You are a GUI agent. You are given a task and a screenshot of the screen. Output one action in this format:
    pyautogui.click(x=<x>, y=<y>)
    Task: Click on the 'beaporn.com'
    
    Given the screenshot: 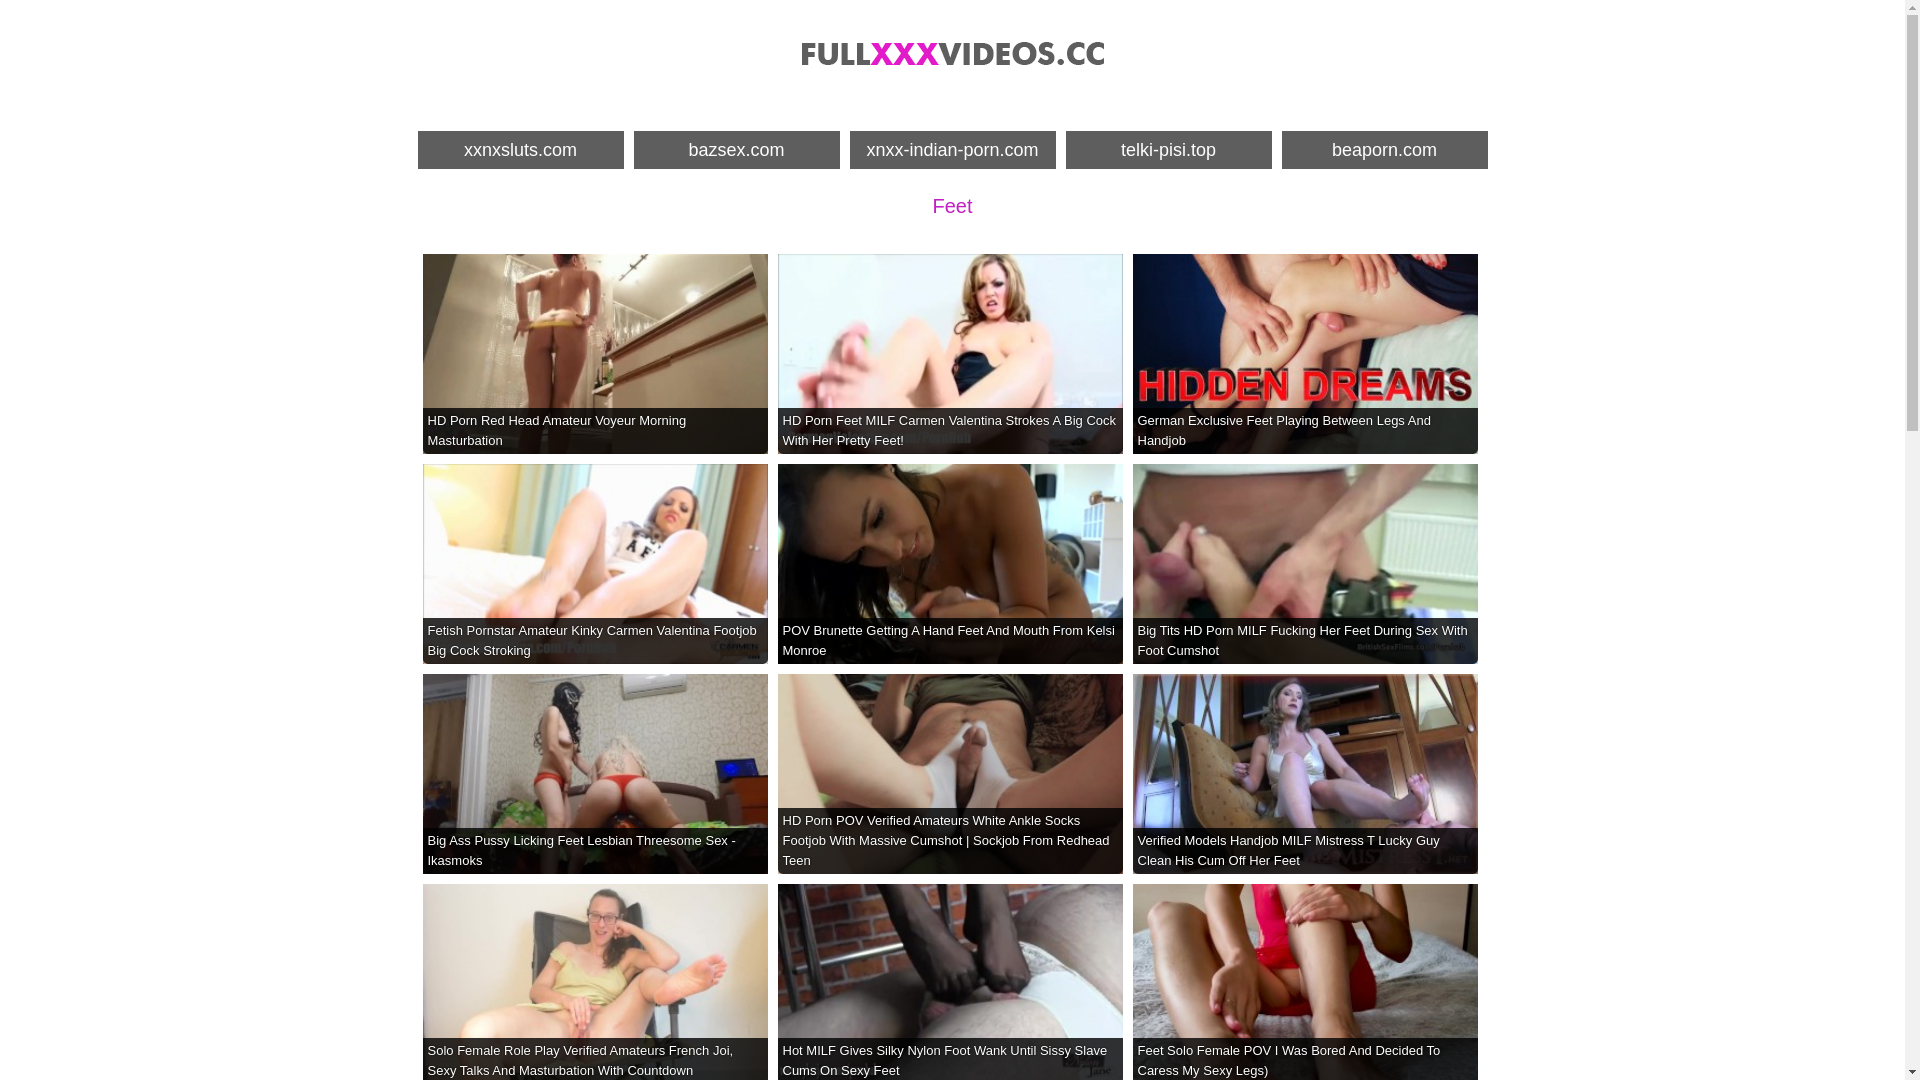 What is the action you would take?
    pyautogui.click(x=1384, y=149)
    